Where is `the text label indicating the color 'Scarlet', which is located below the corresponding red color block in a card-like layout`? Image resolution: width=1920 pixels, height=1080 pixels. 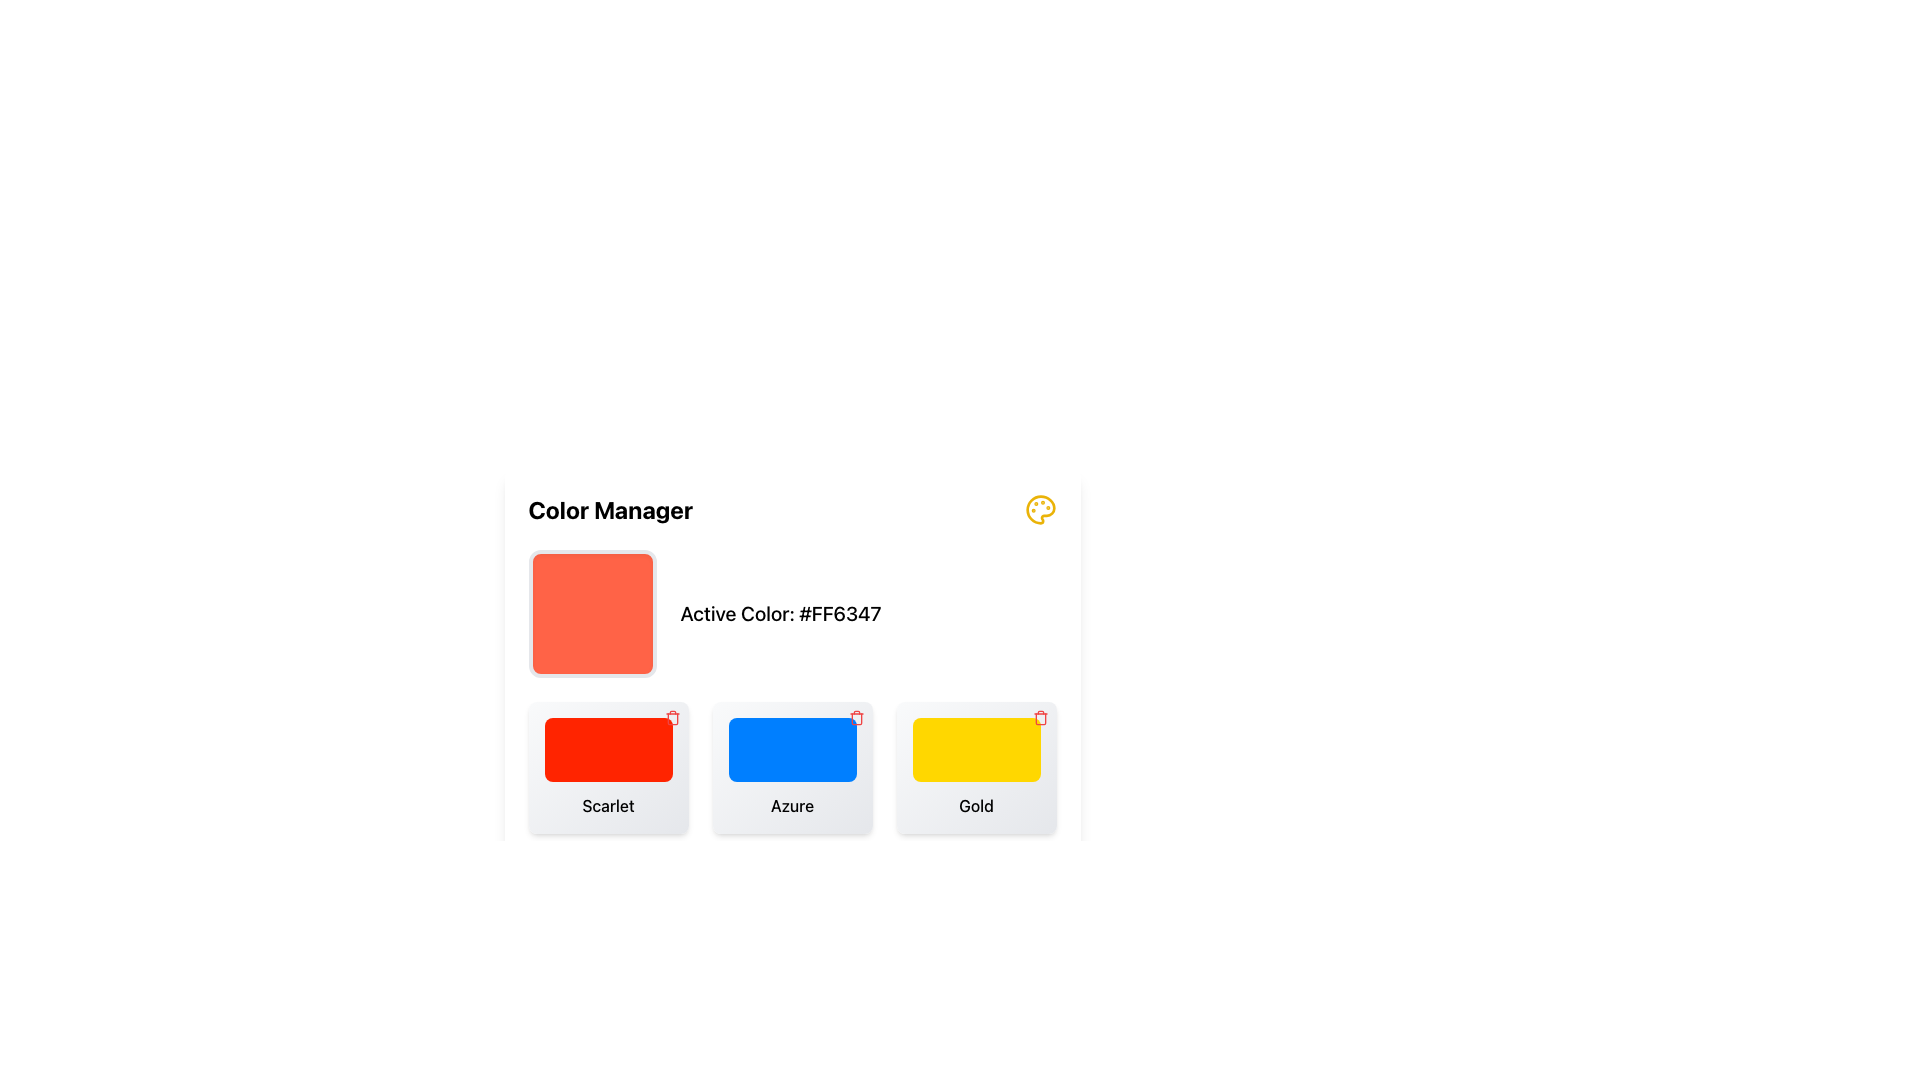
the text label indicating the color 'Scarlet', which is located below the corresponding red color block in a card-like layout is located at coordinates (607, 805).